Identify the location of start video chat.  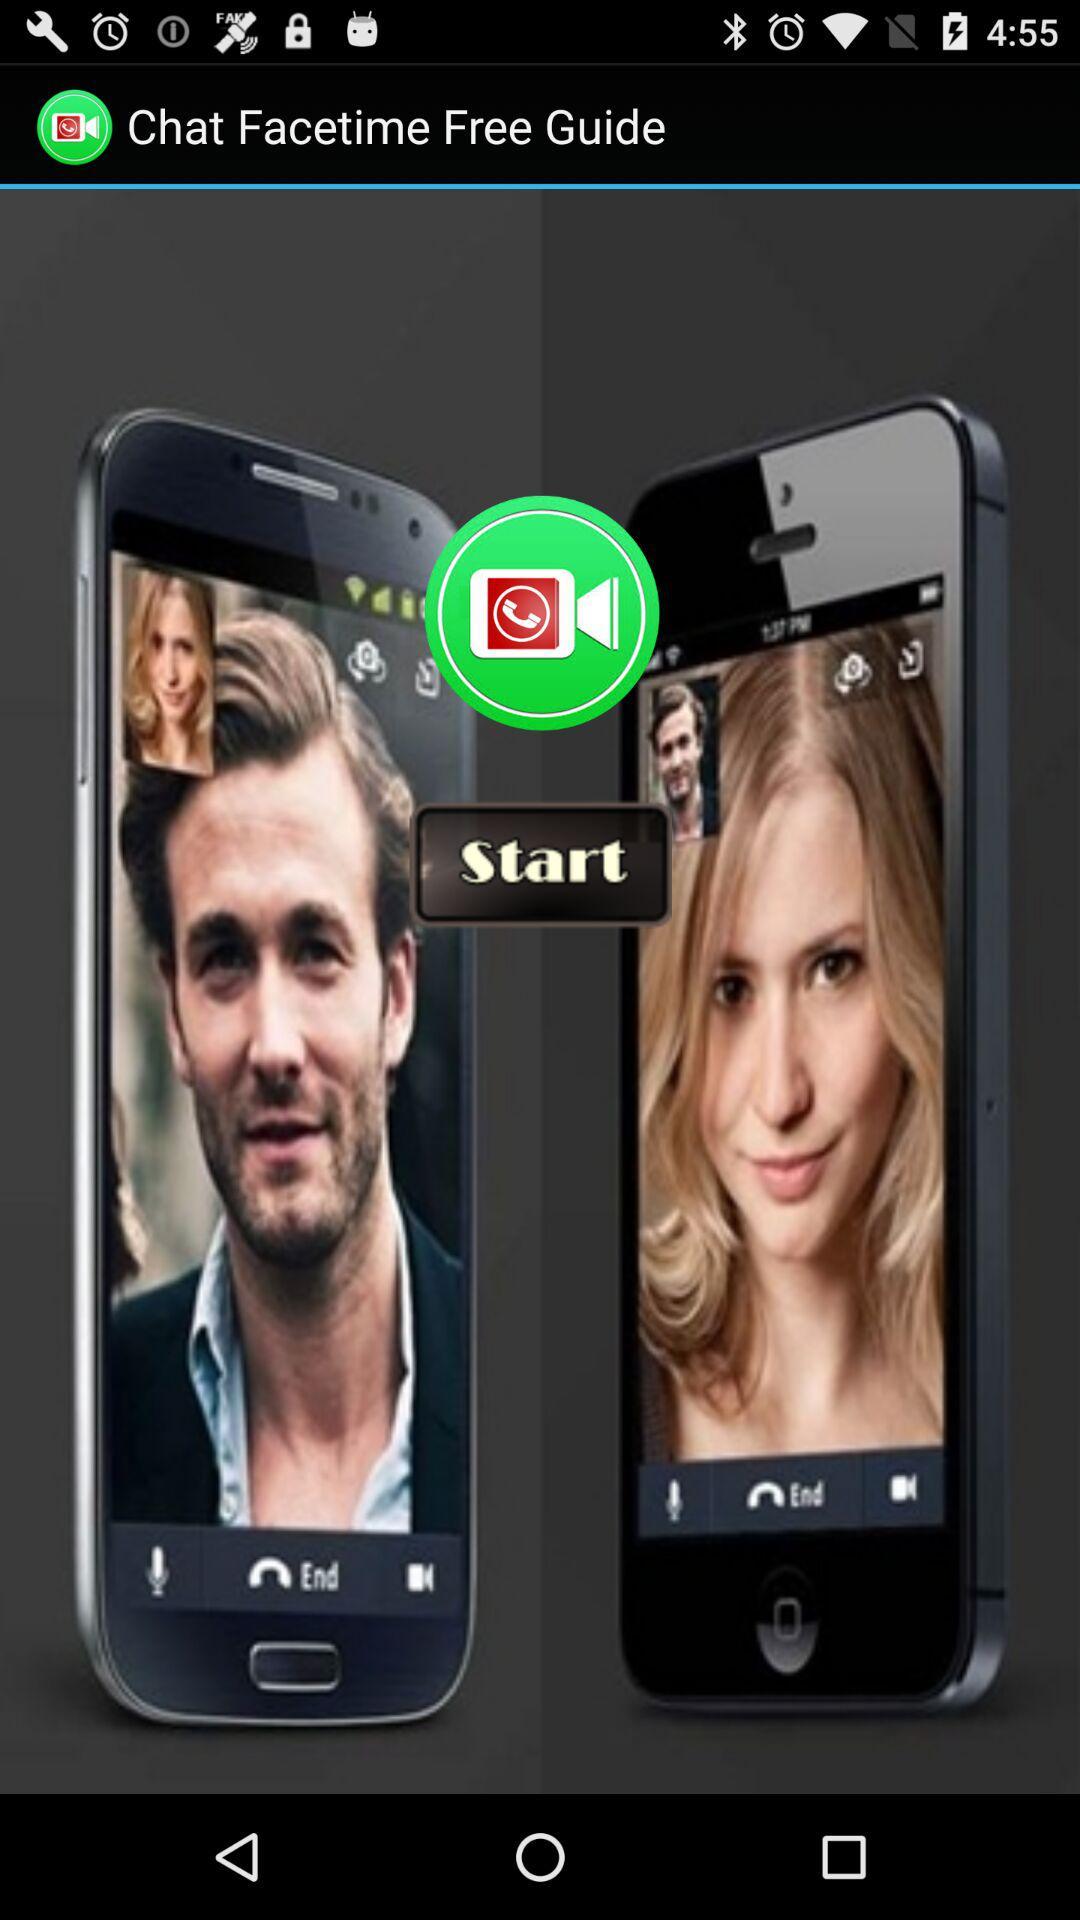
(540, 991).